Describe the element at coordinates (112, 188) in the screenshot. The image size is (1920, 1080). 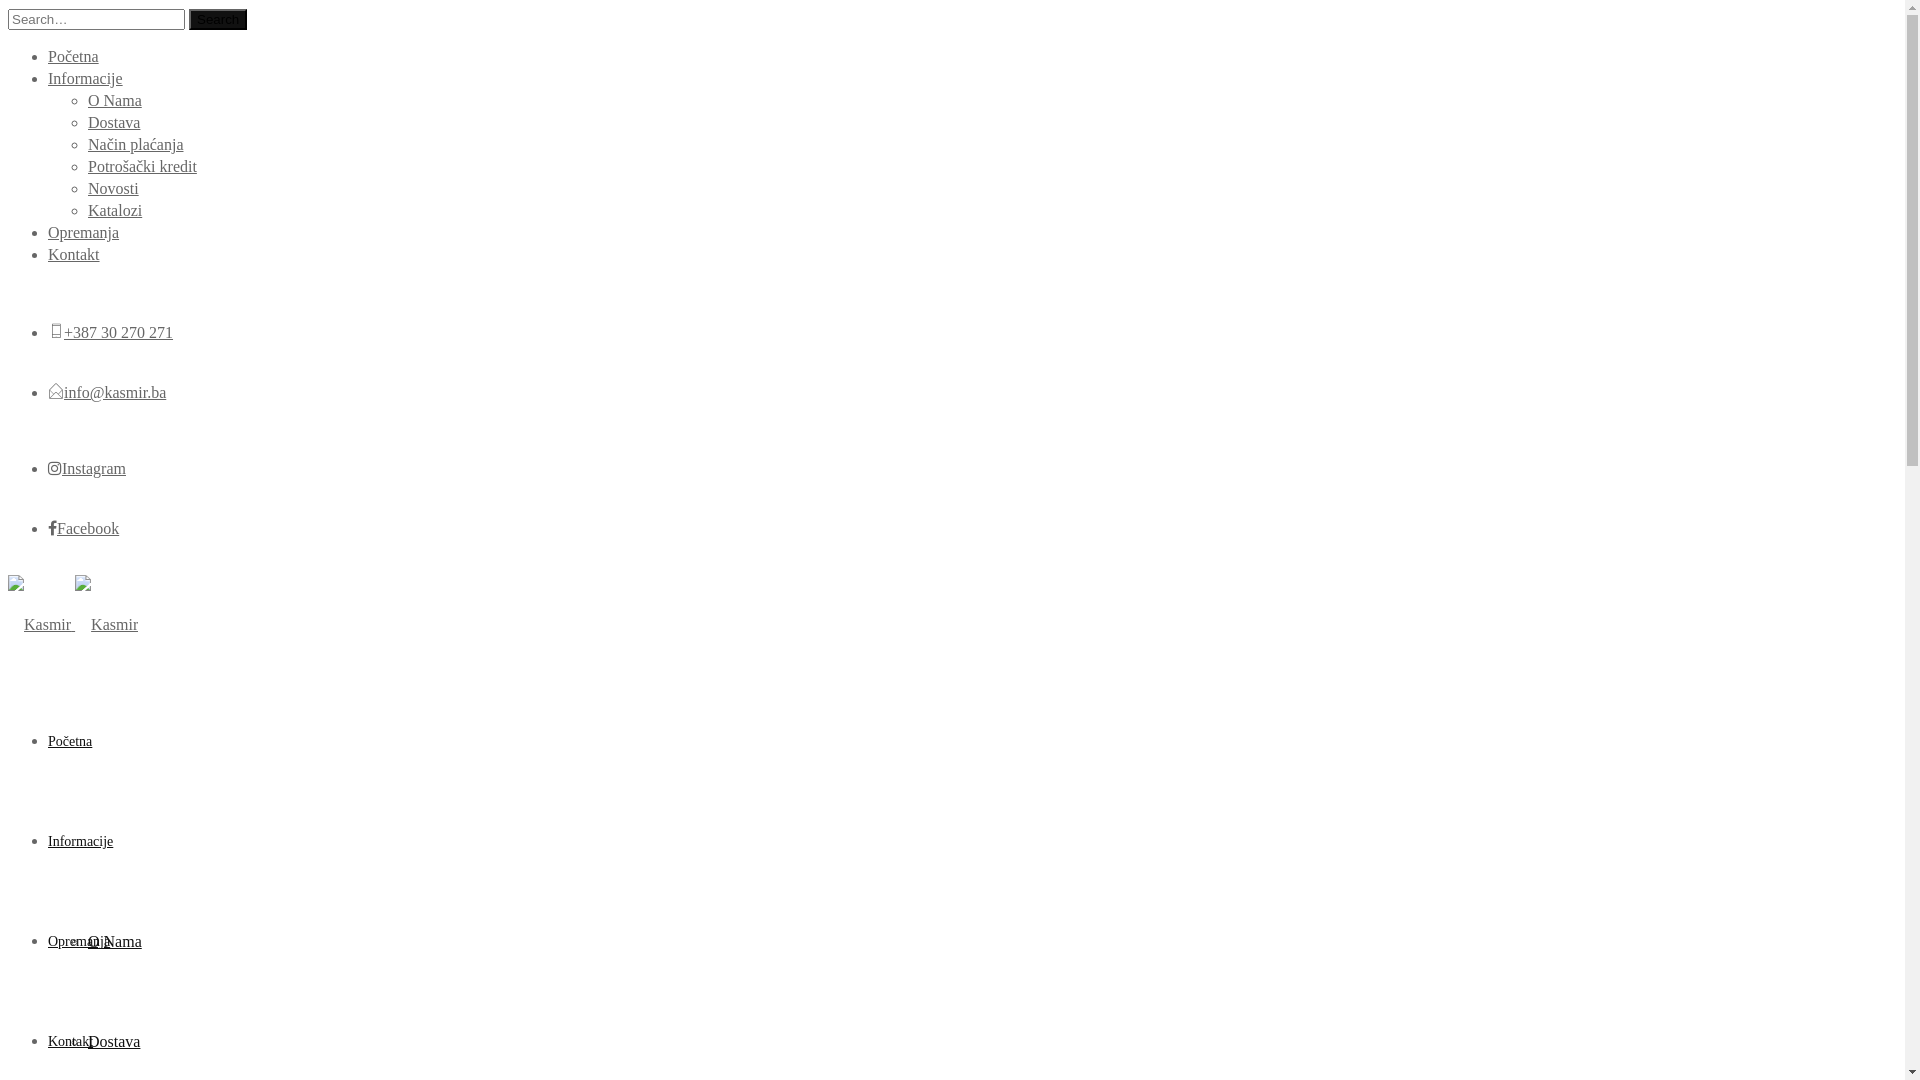
I see `'Novosti'` at that location.